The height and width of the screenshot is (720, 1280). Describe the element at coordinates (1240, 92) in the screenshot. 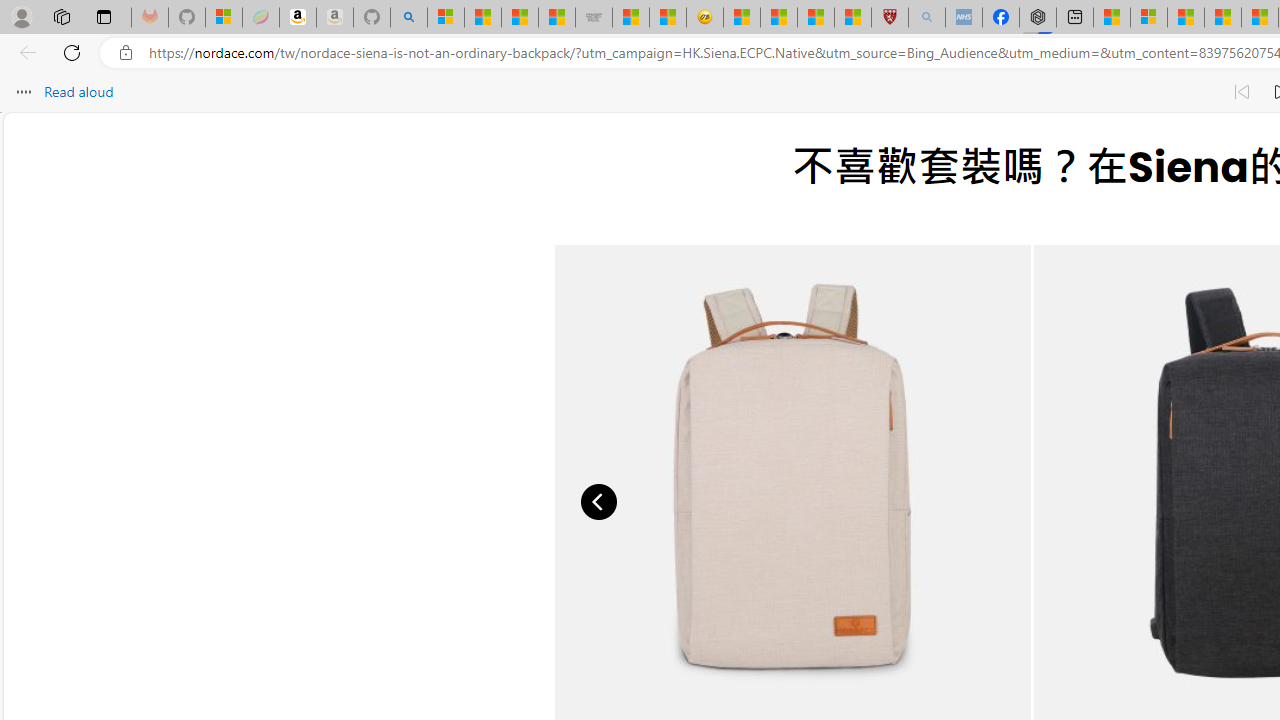

I see `'Read previous paragraph'` at that location.